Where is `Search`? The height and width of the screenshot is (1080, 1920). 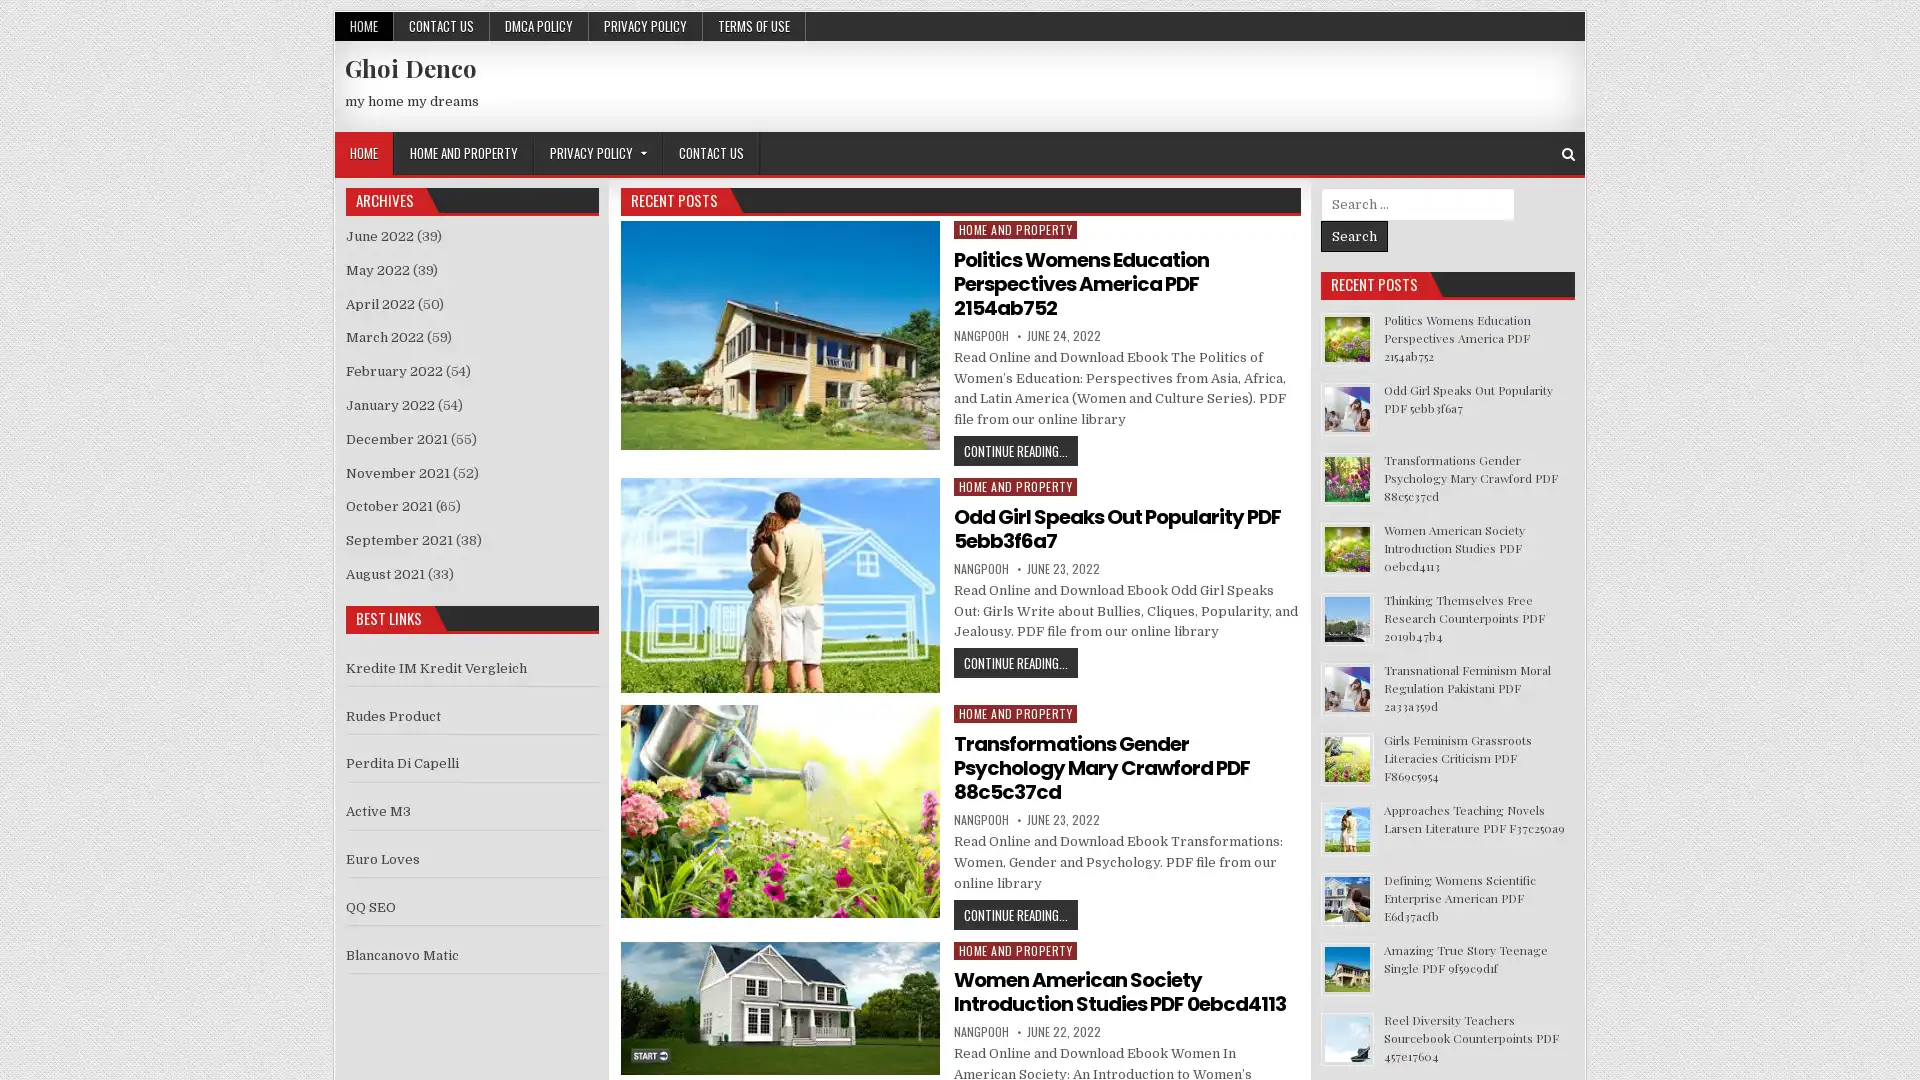
Search is located at coordinates (1354, 235).